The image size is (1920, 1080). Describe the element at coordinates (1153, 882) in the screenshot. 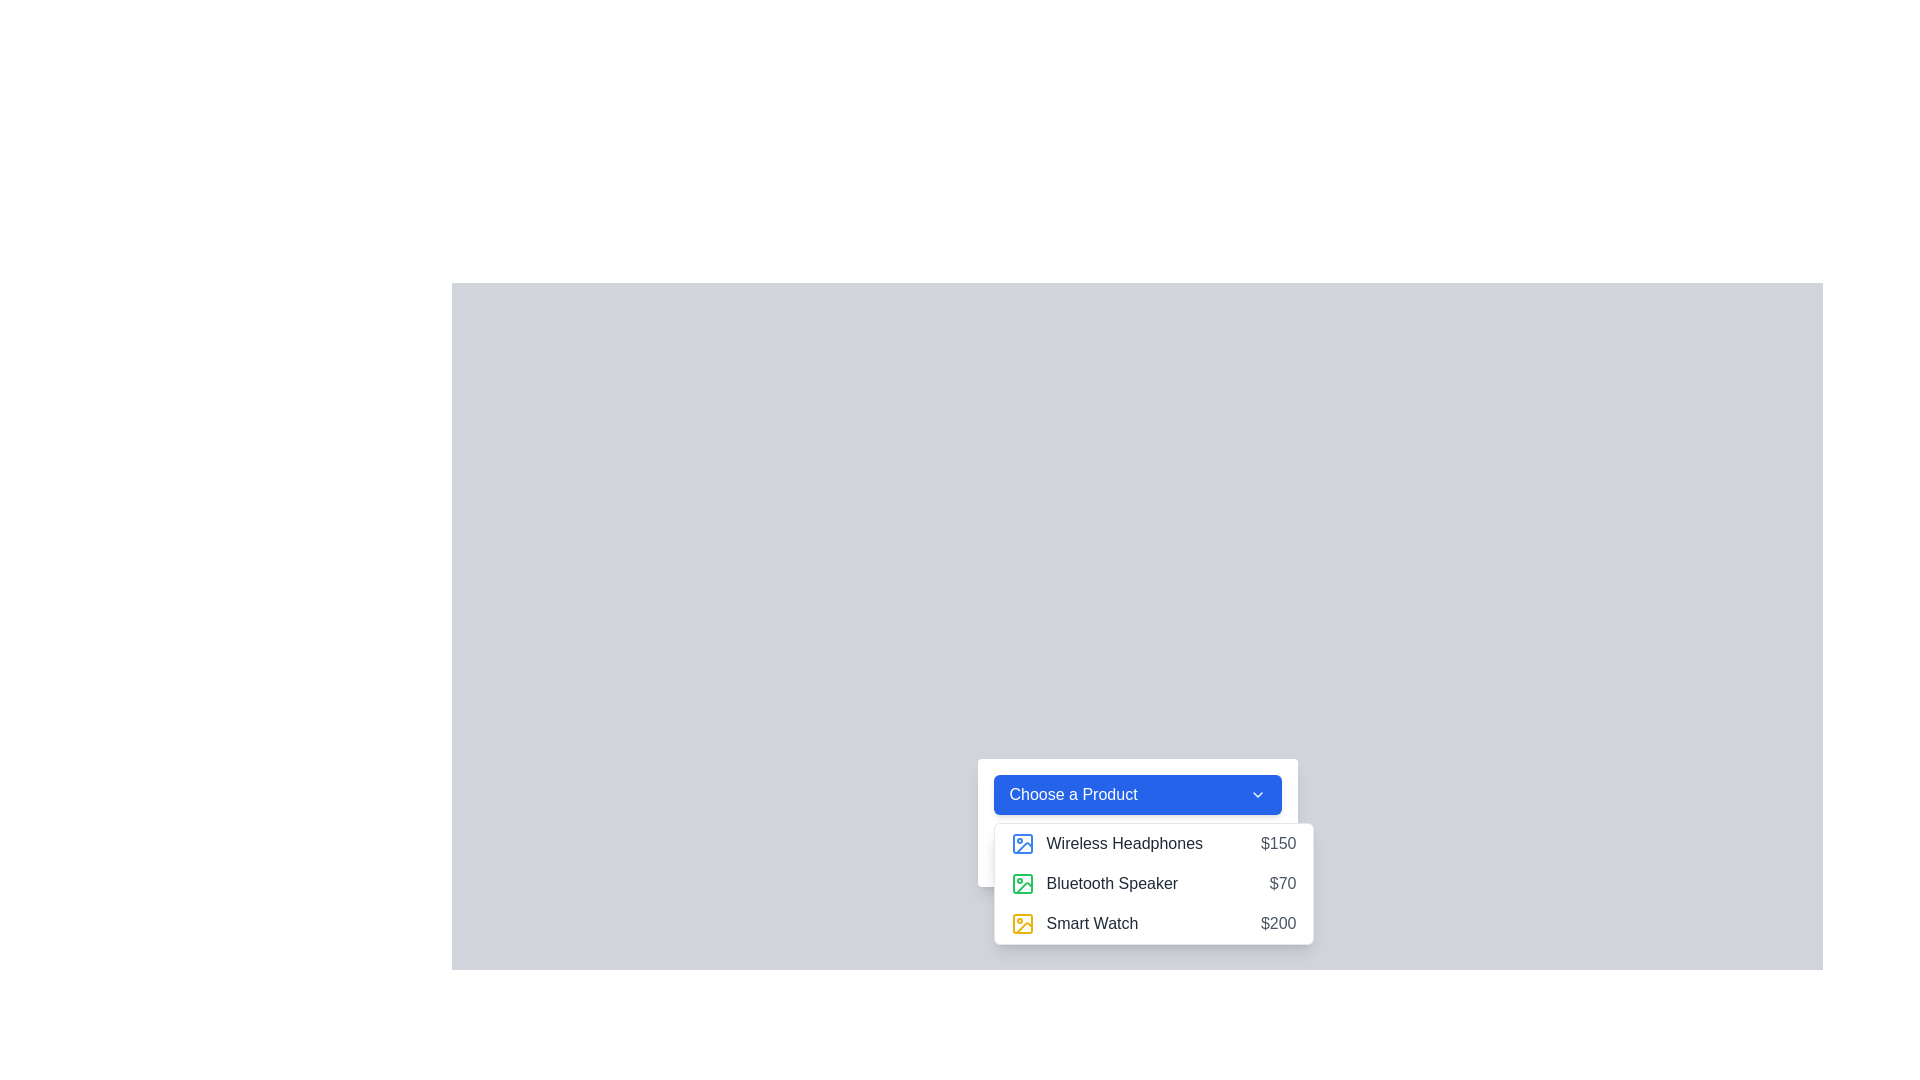

I see `the second item in the dropdown menu labeled 'Bluetooth Speaker' with a price of '$70'` at that location.